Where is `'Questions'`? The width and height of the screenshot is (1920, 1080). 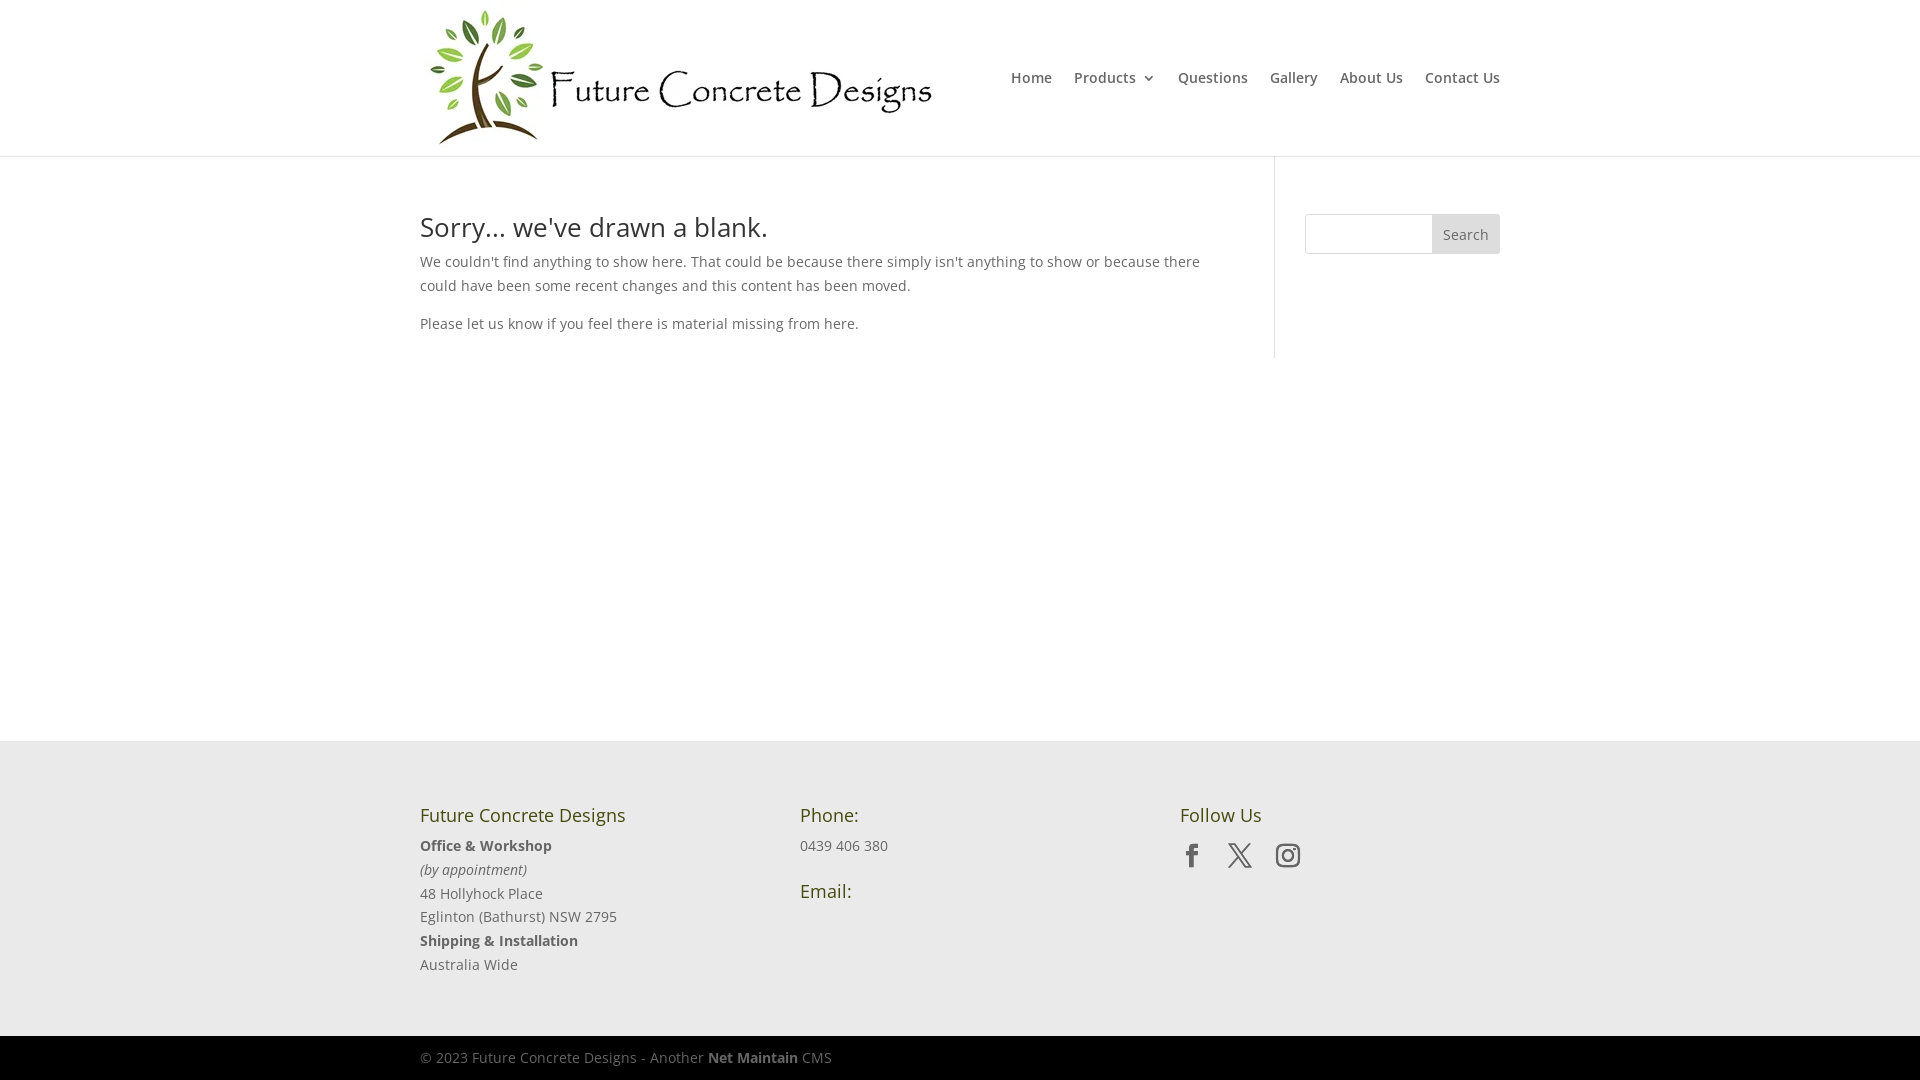
'Questions' is located at coordinates (1212, 113).